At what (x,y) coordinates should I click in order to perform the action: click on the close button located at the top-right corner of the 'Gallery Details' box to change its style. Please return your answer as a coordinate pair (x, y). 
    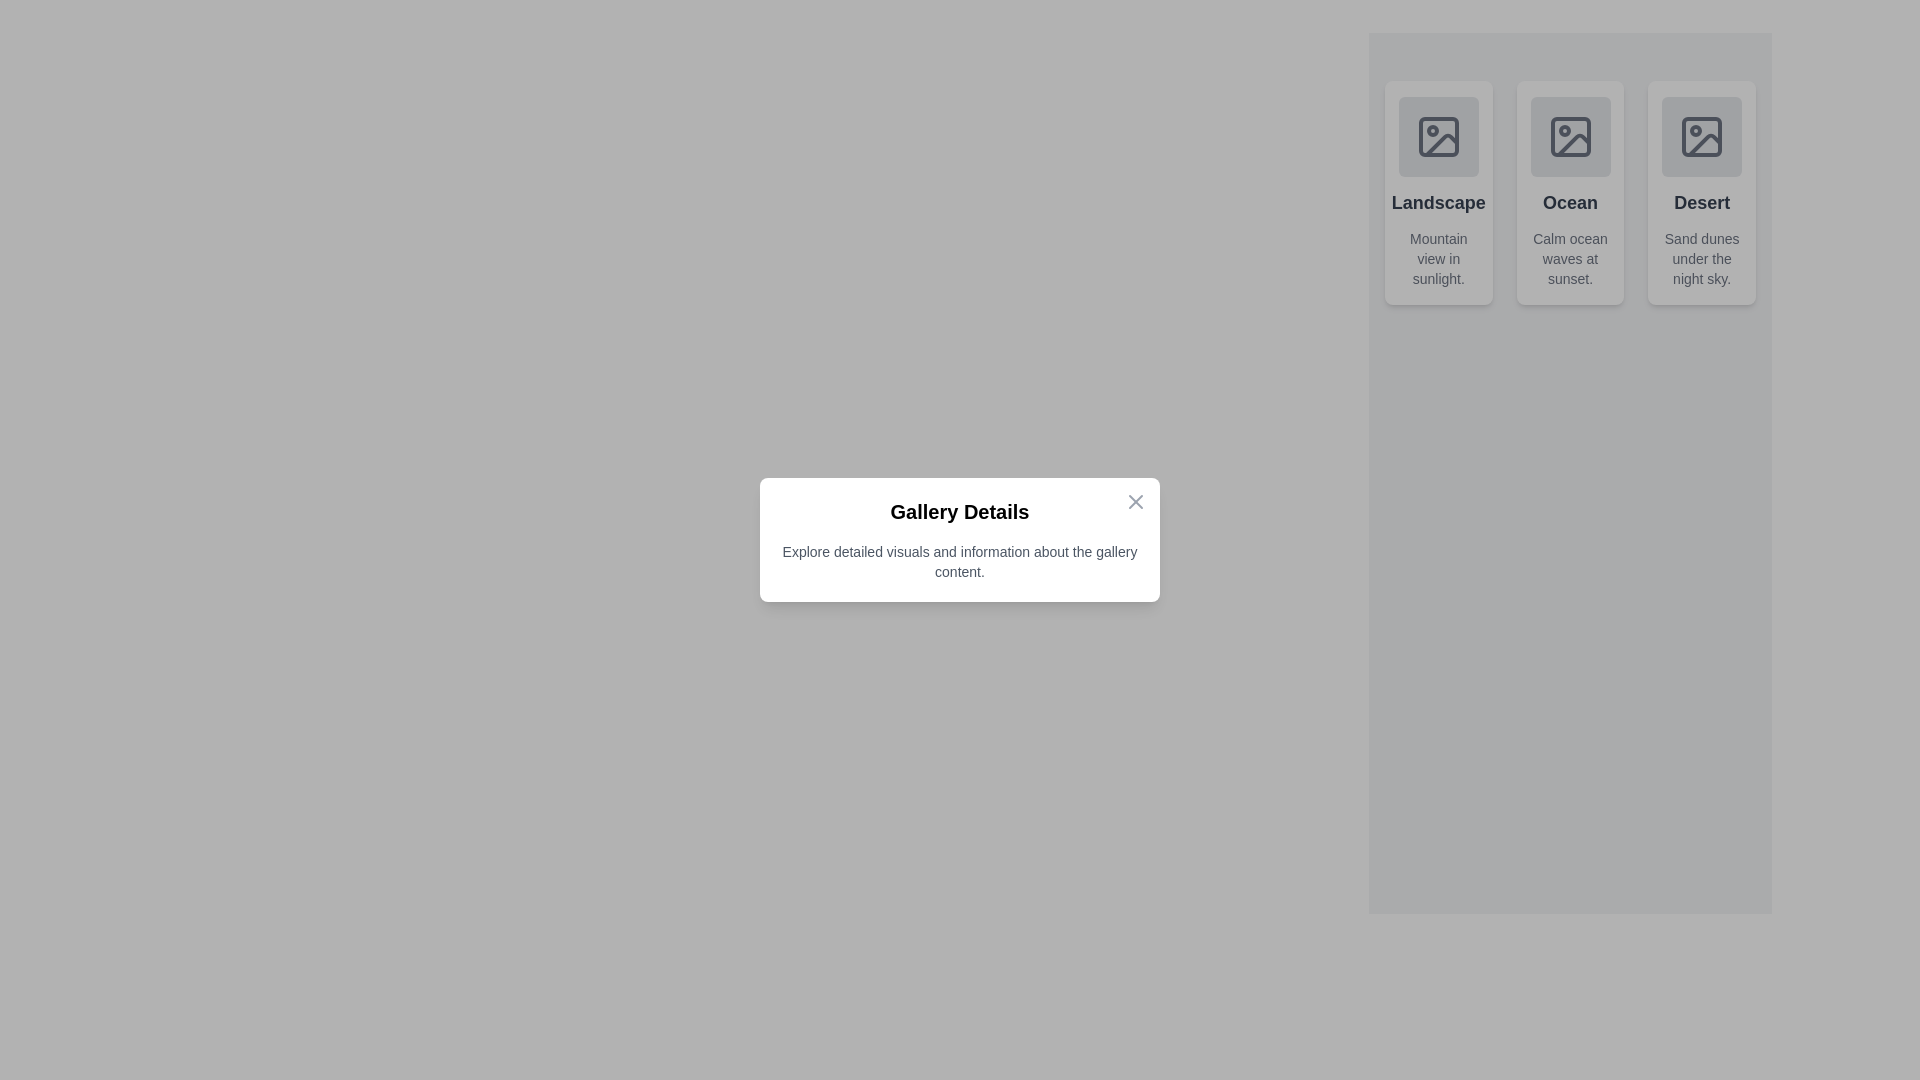
    Looking at the image, I should click on (1136, 500).